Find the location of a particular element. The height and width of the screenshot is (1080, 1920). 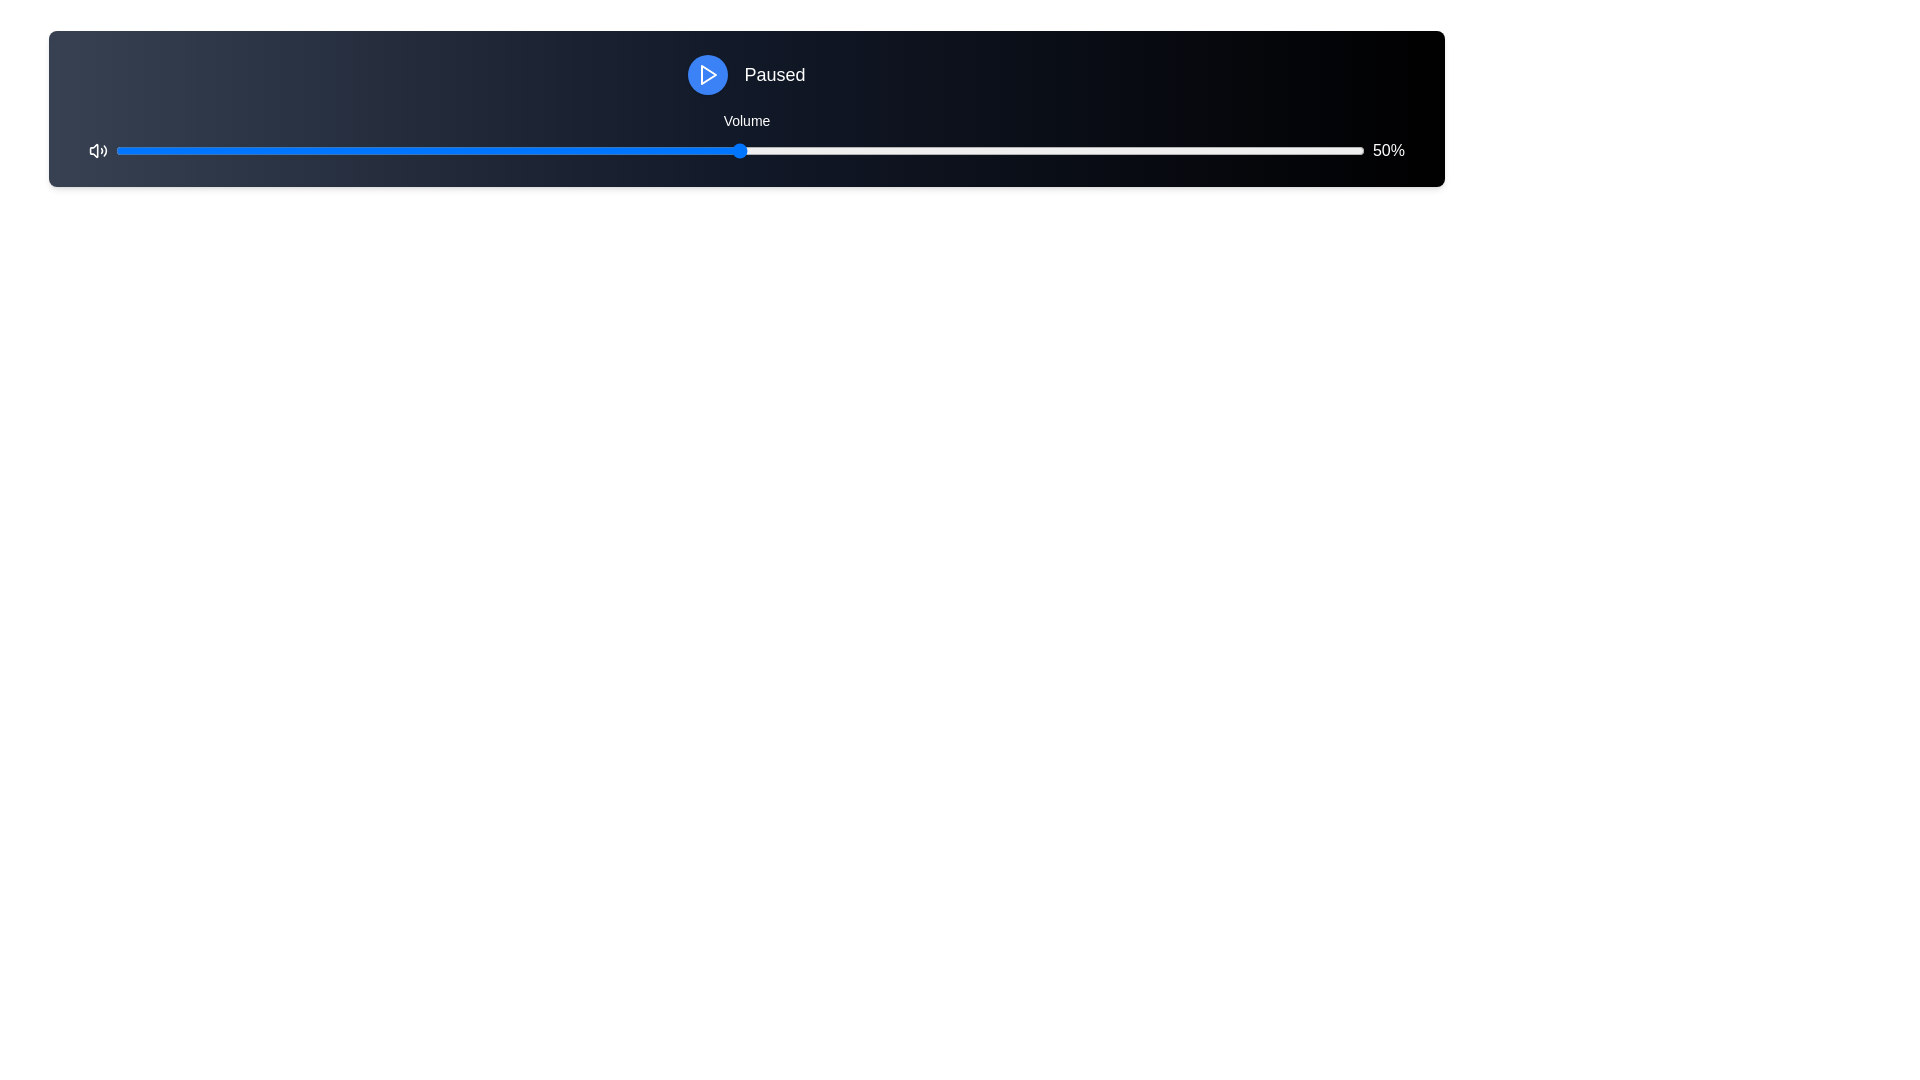

the volume is located at coordinates (877, 149).